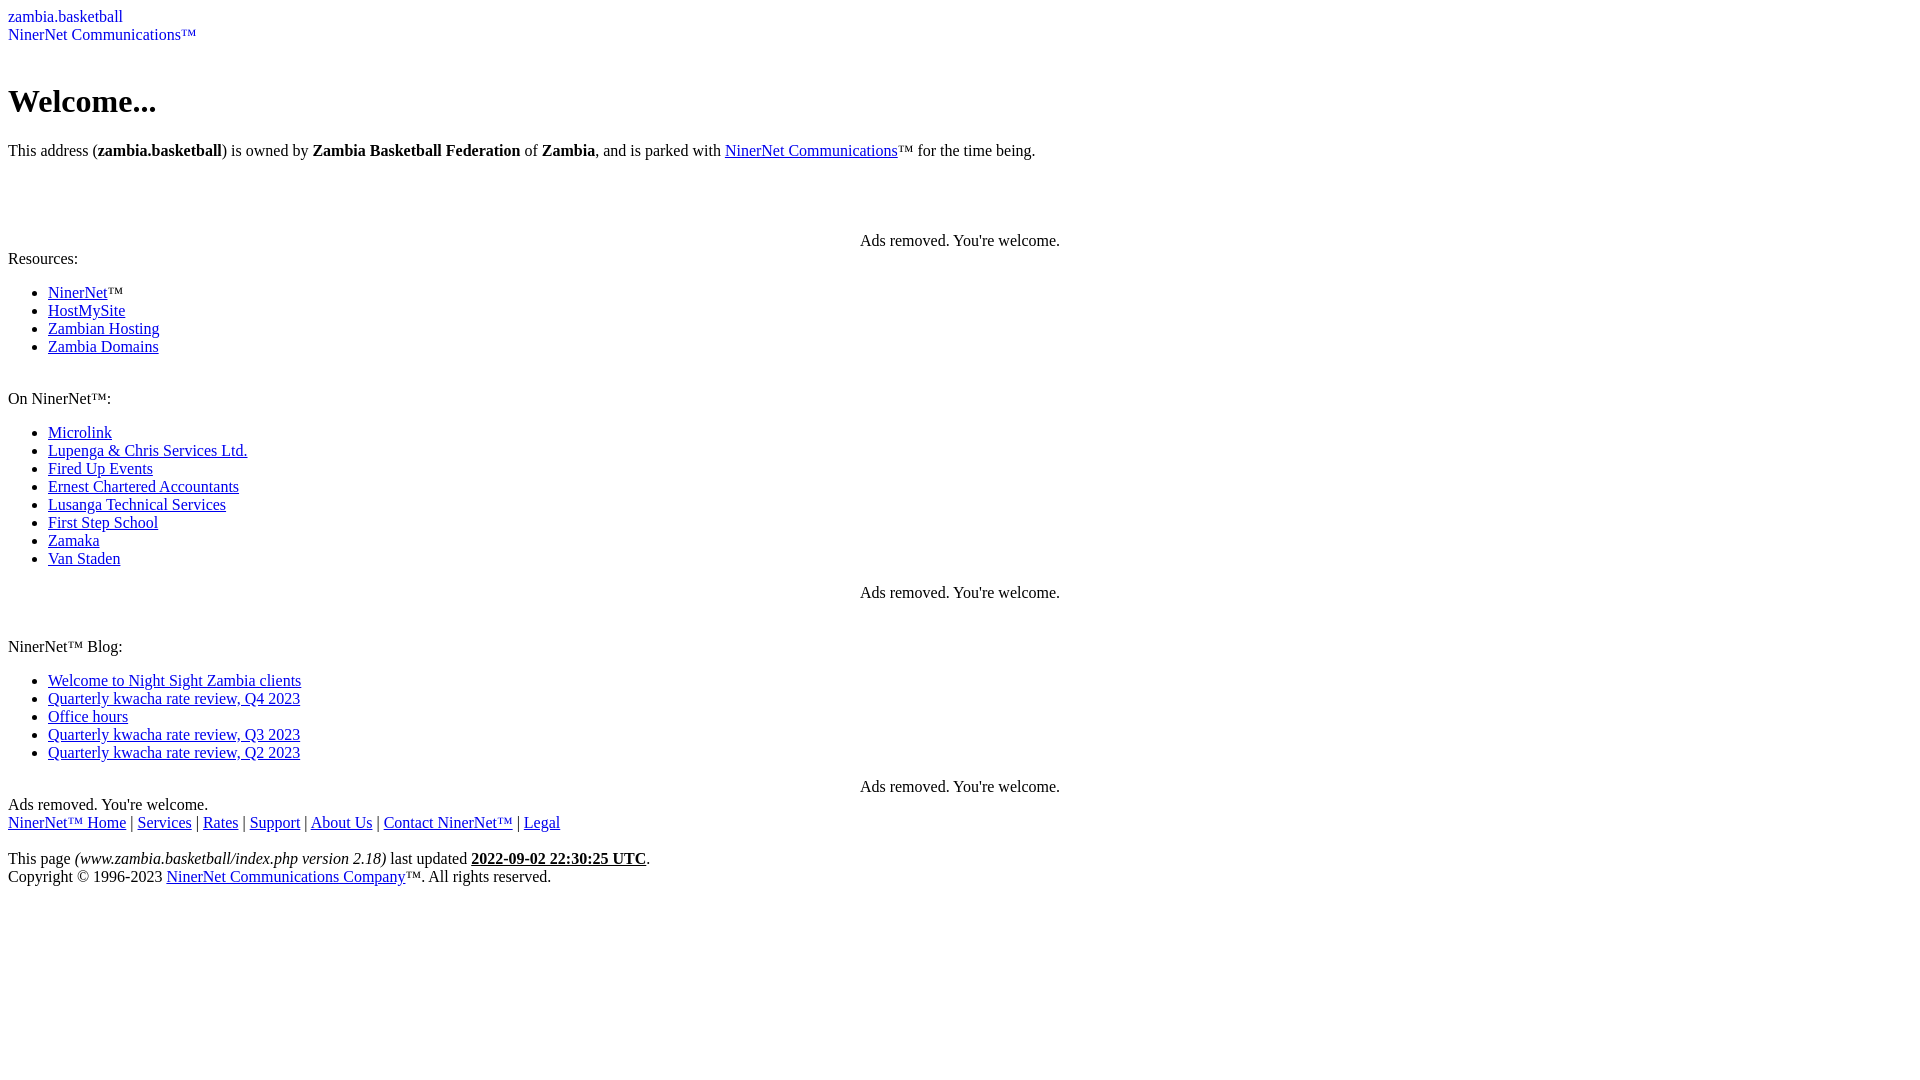  What do you see at coordinates (77, 292) in the screenshot?
I see `'NinerNet'` at bounding box center [77, 292].